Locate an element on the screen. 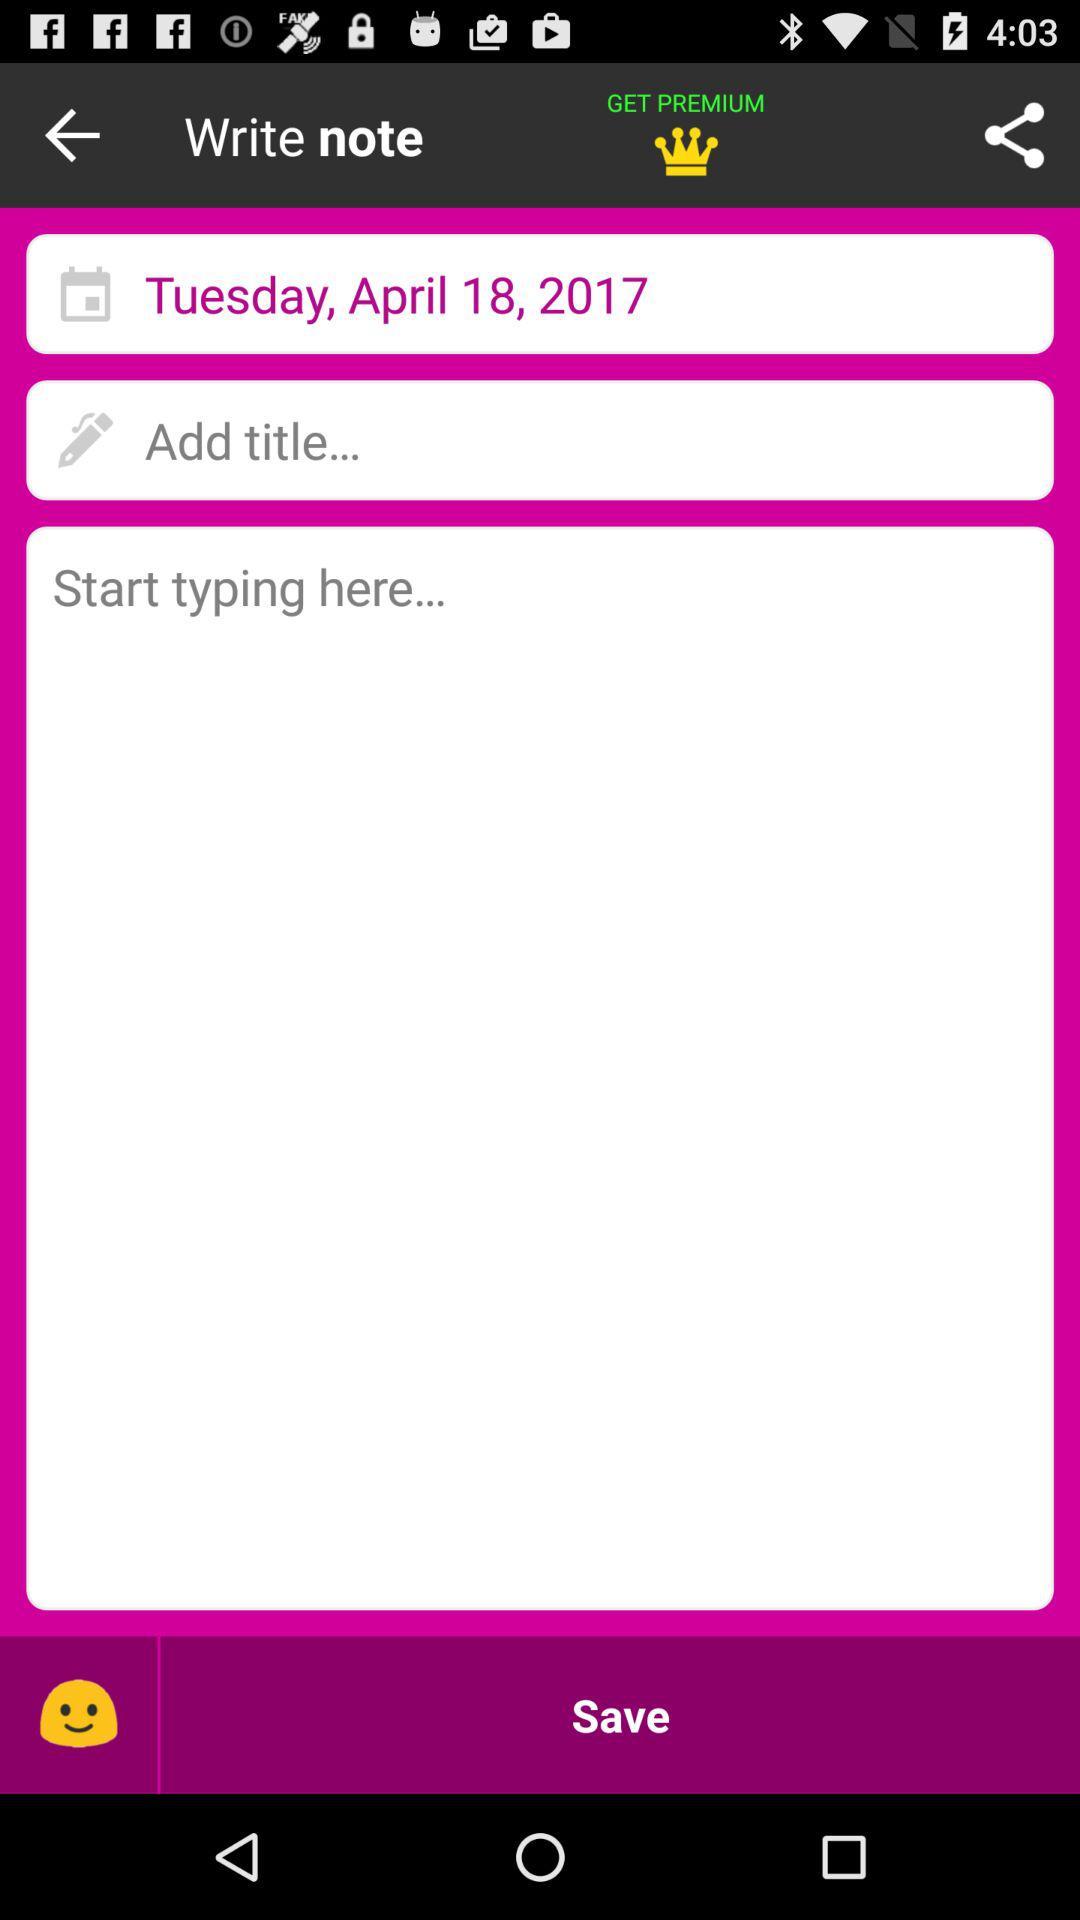 The image size is (1080, 1920). the date_range icon is located at coordinates (84, 313).